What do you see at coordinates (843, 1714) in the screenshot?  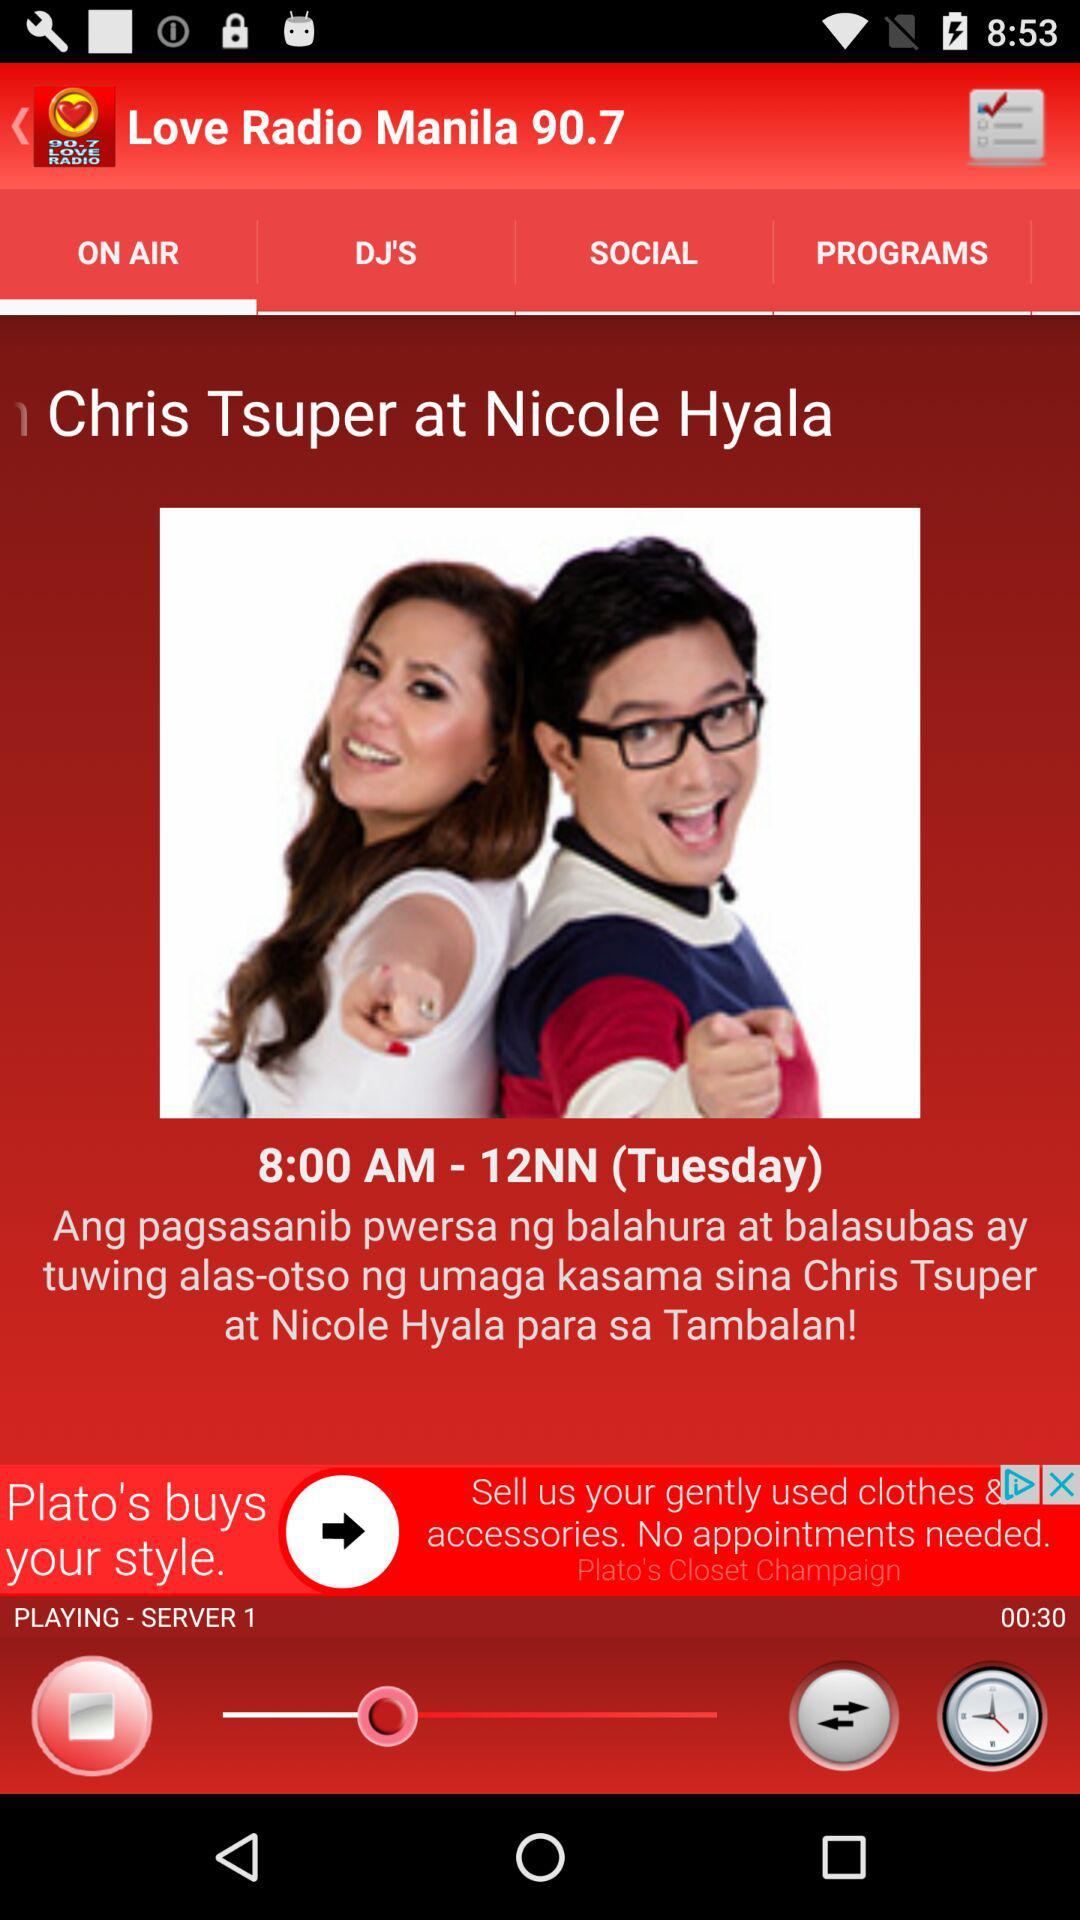 I see `options` at bounding box center [843, 1714].